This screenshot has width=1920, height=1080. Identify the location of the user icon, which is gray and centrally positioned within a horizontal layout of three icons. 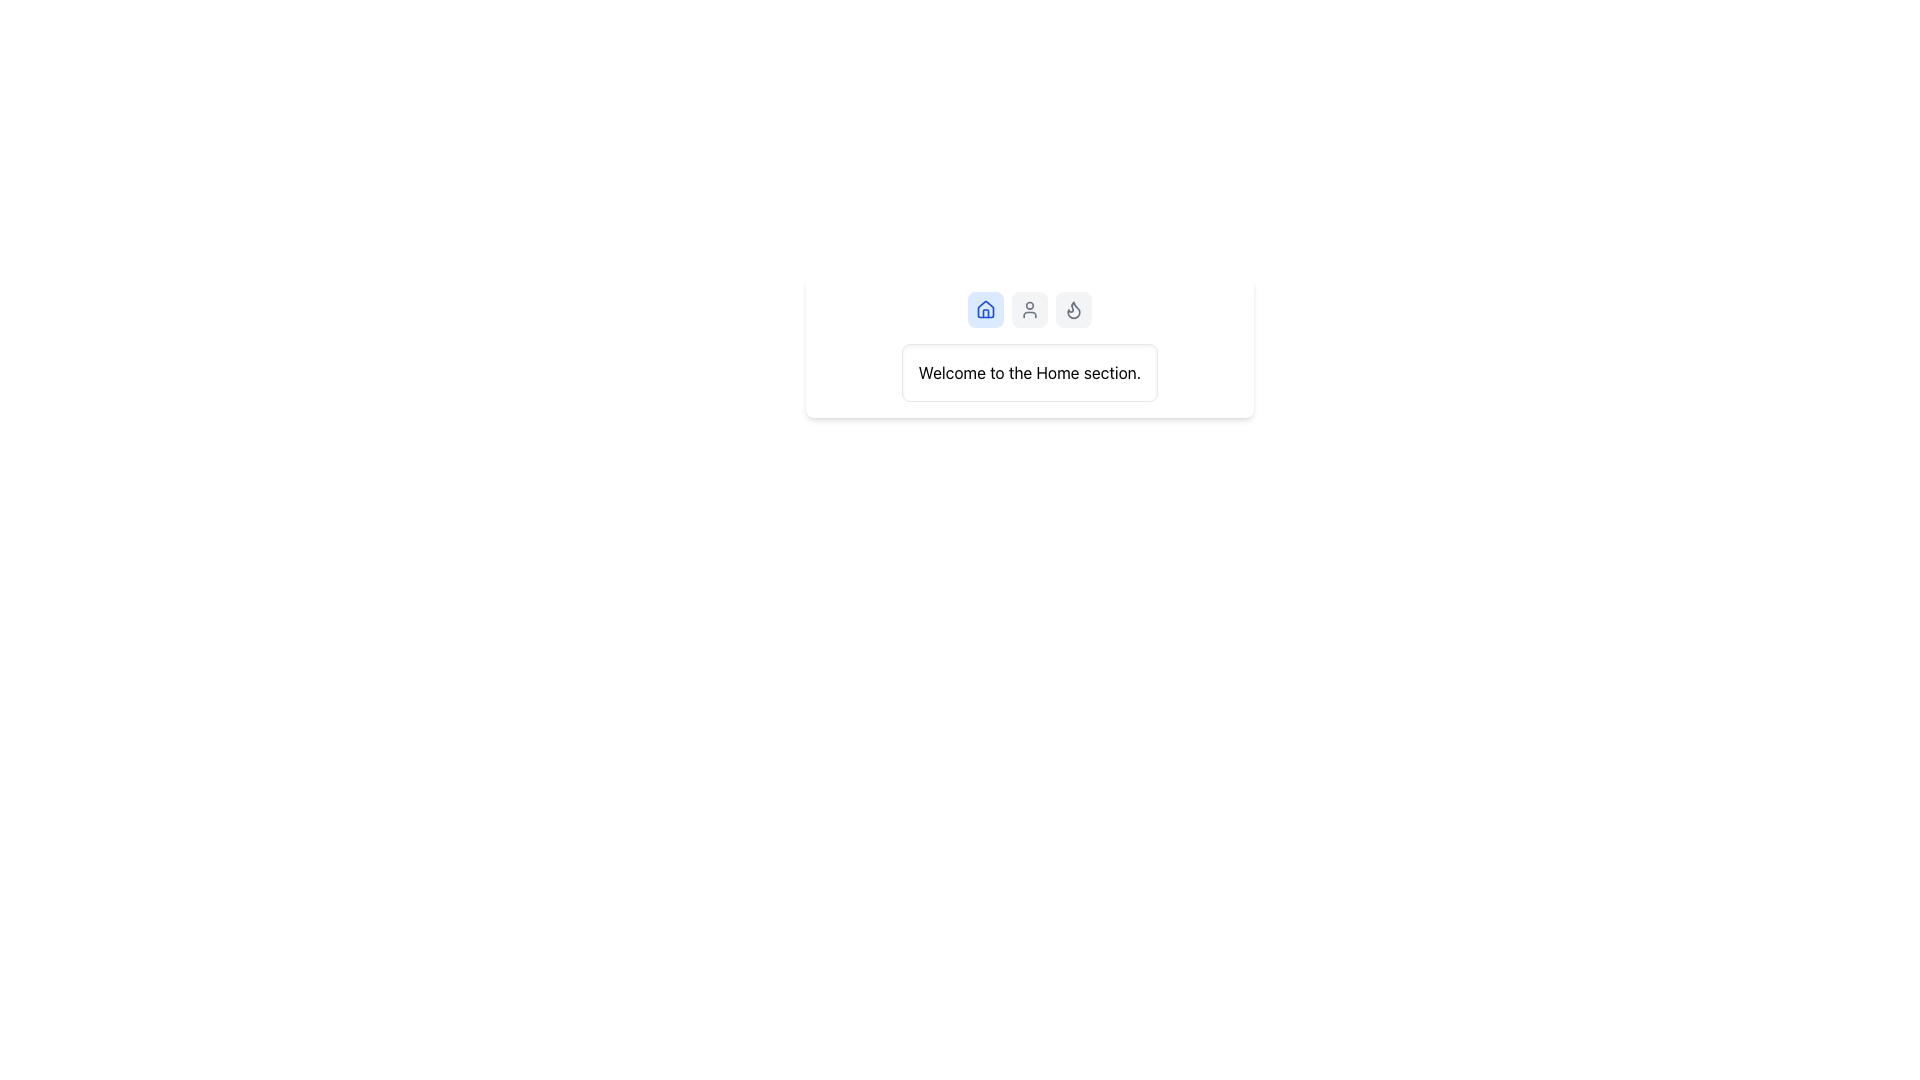
(1030, 309).